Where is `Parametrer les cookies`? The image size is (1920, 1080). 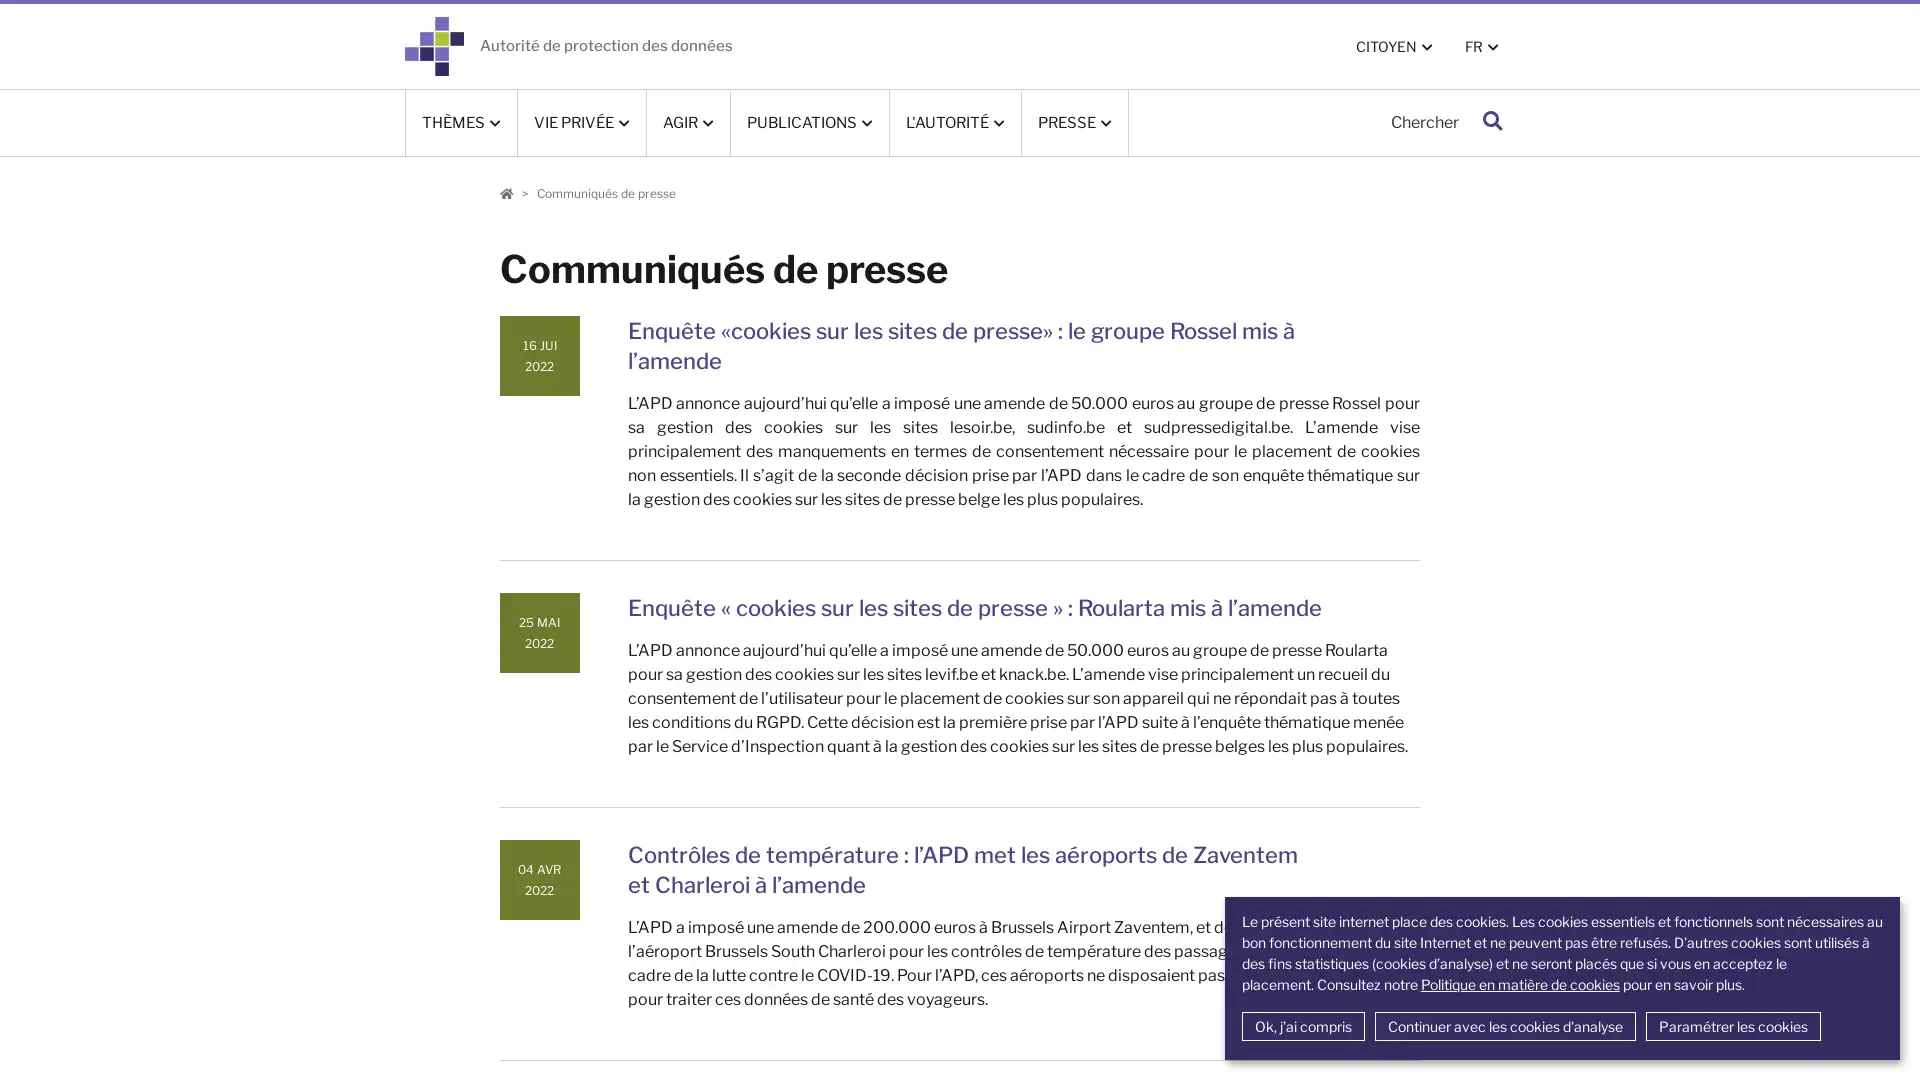
Parametrer les cookies is located at coordinates (1731, 1026).